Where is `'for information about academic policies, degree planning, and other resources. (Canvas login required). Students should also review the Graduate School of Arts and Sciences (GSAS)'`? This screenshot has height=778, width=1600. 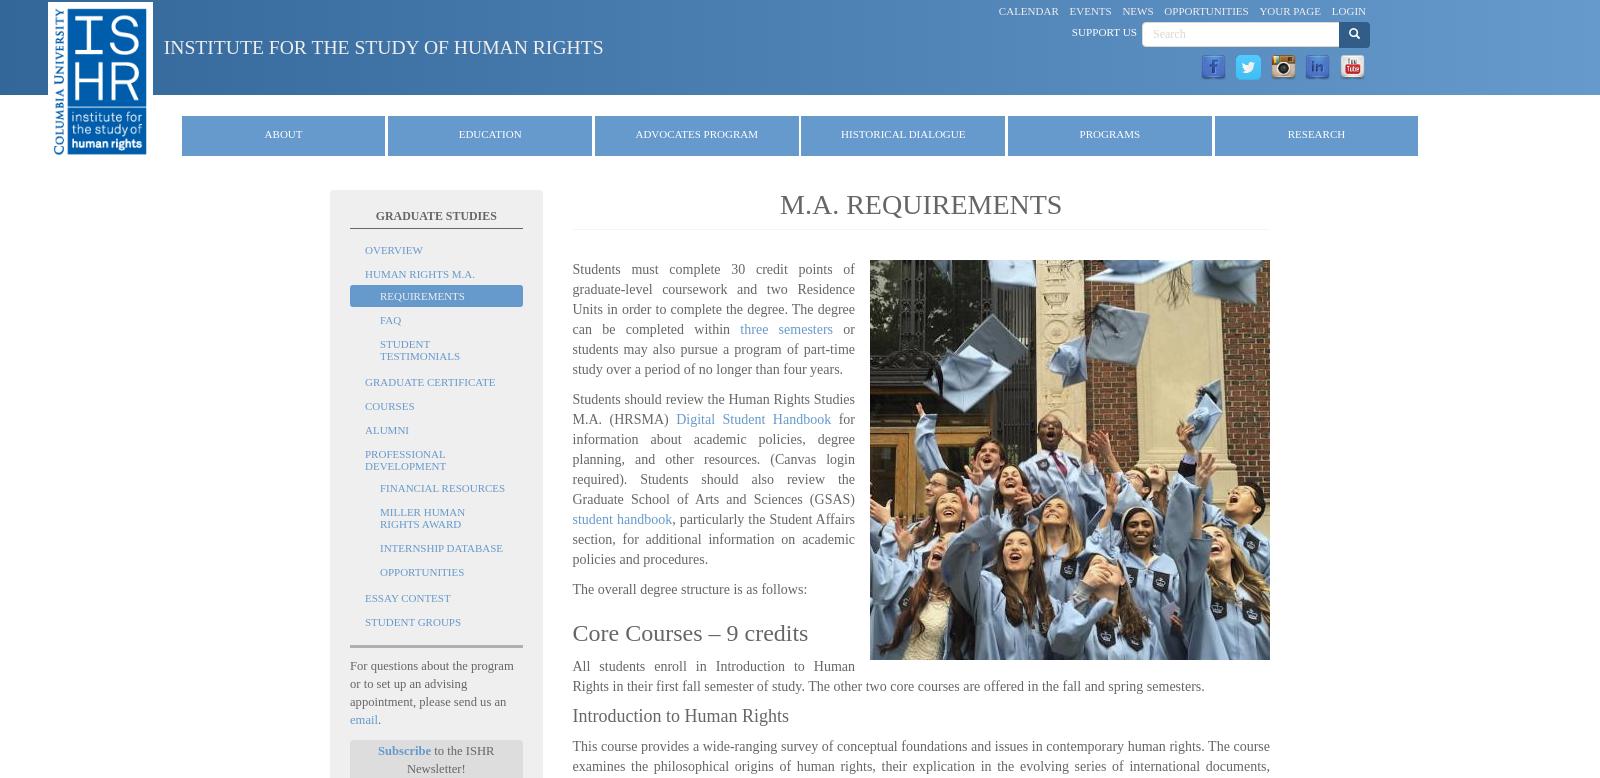 'for information about academic policies, degree planning, and other resources. (Canvas login required). Students should also review the Graduate School of Arts and Sciences (GSAS)' is located at coordinates (571, 458).